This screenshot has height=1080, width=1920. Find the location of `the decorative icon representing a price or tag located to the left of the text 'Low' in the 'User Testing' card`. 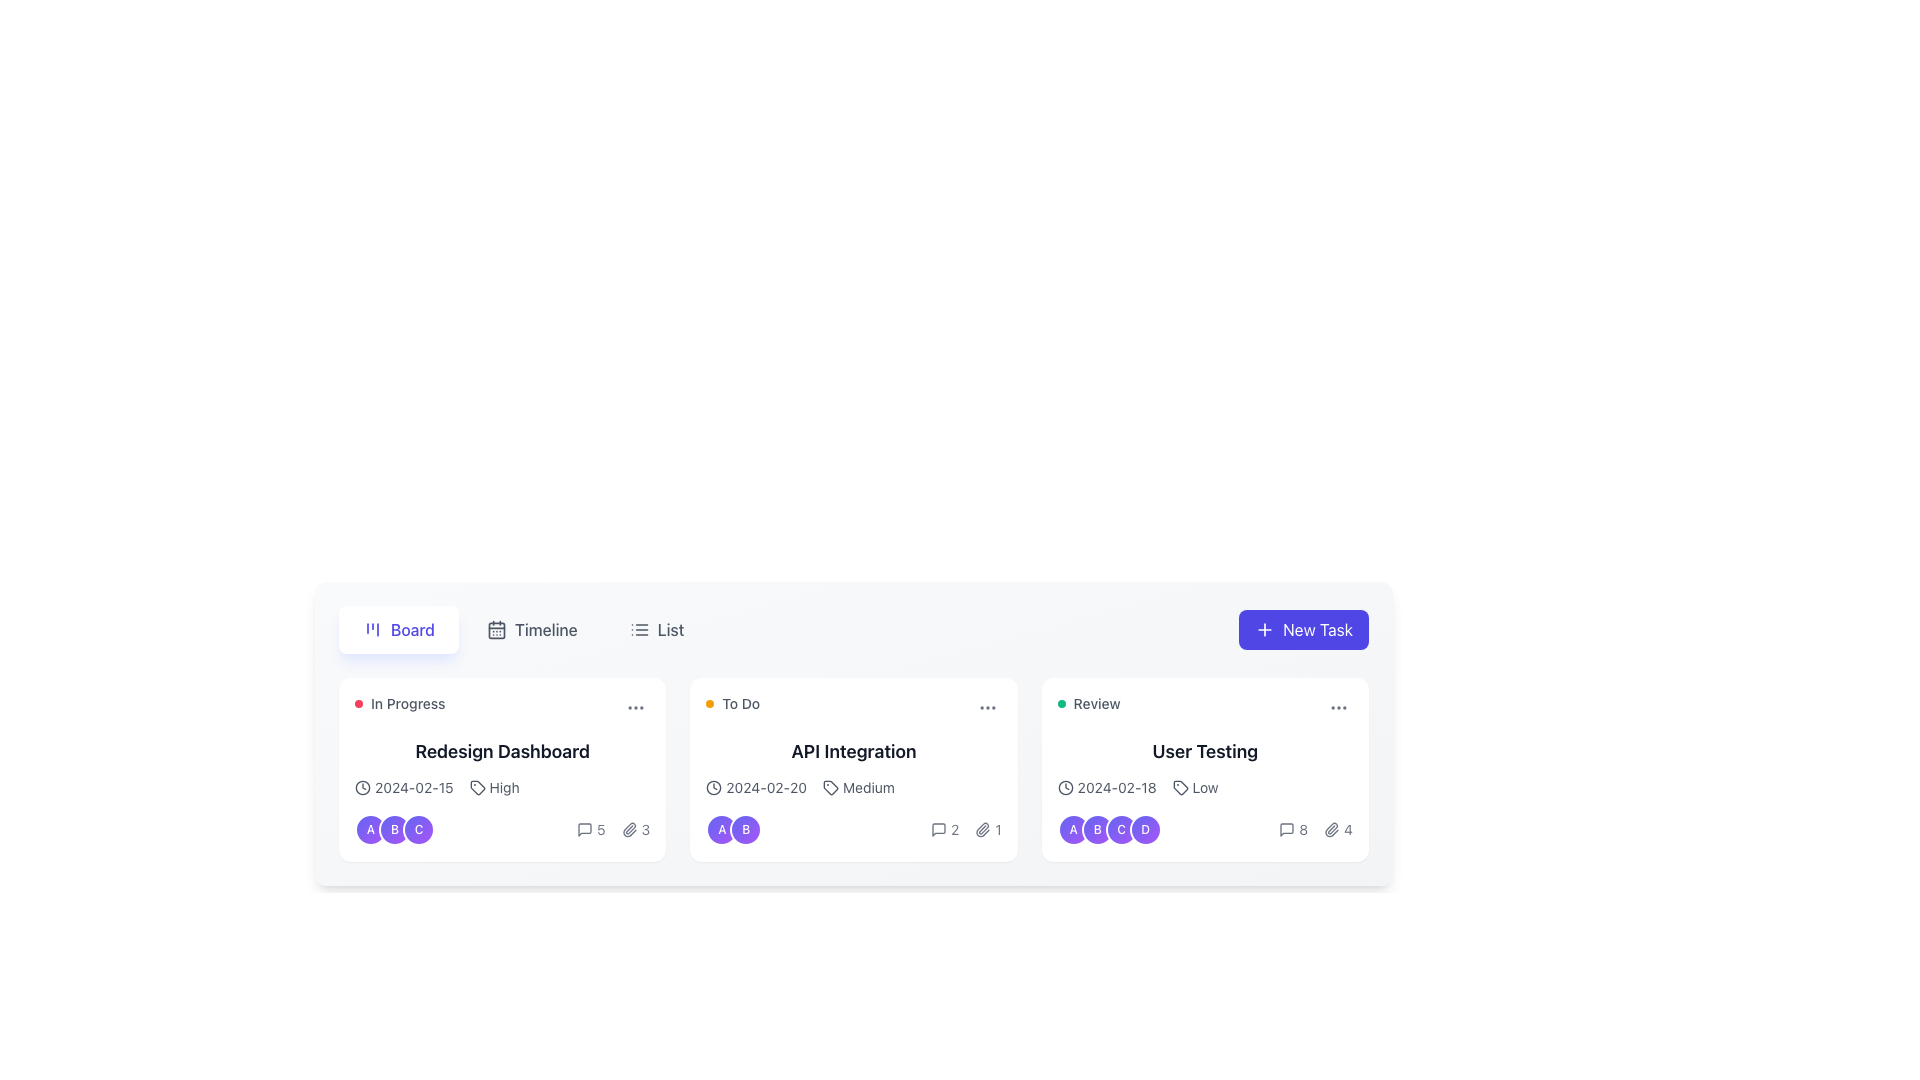

the decorative icon representing a price or tag located to the left of the text 'Low' in the 'User Testing' card is located at coordinates (1180, 786).